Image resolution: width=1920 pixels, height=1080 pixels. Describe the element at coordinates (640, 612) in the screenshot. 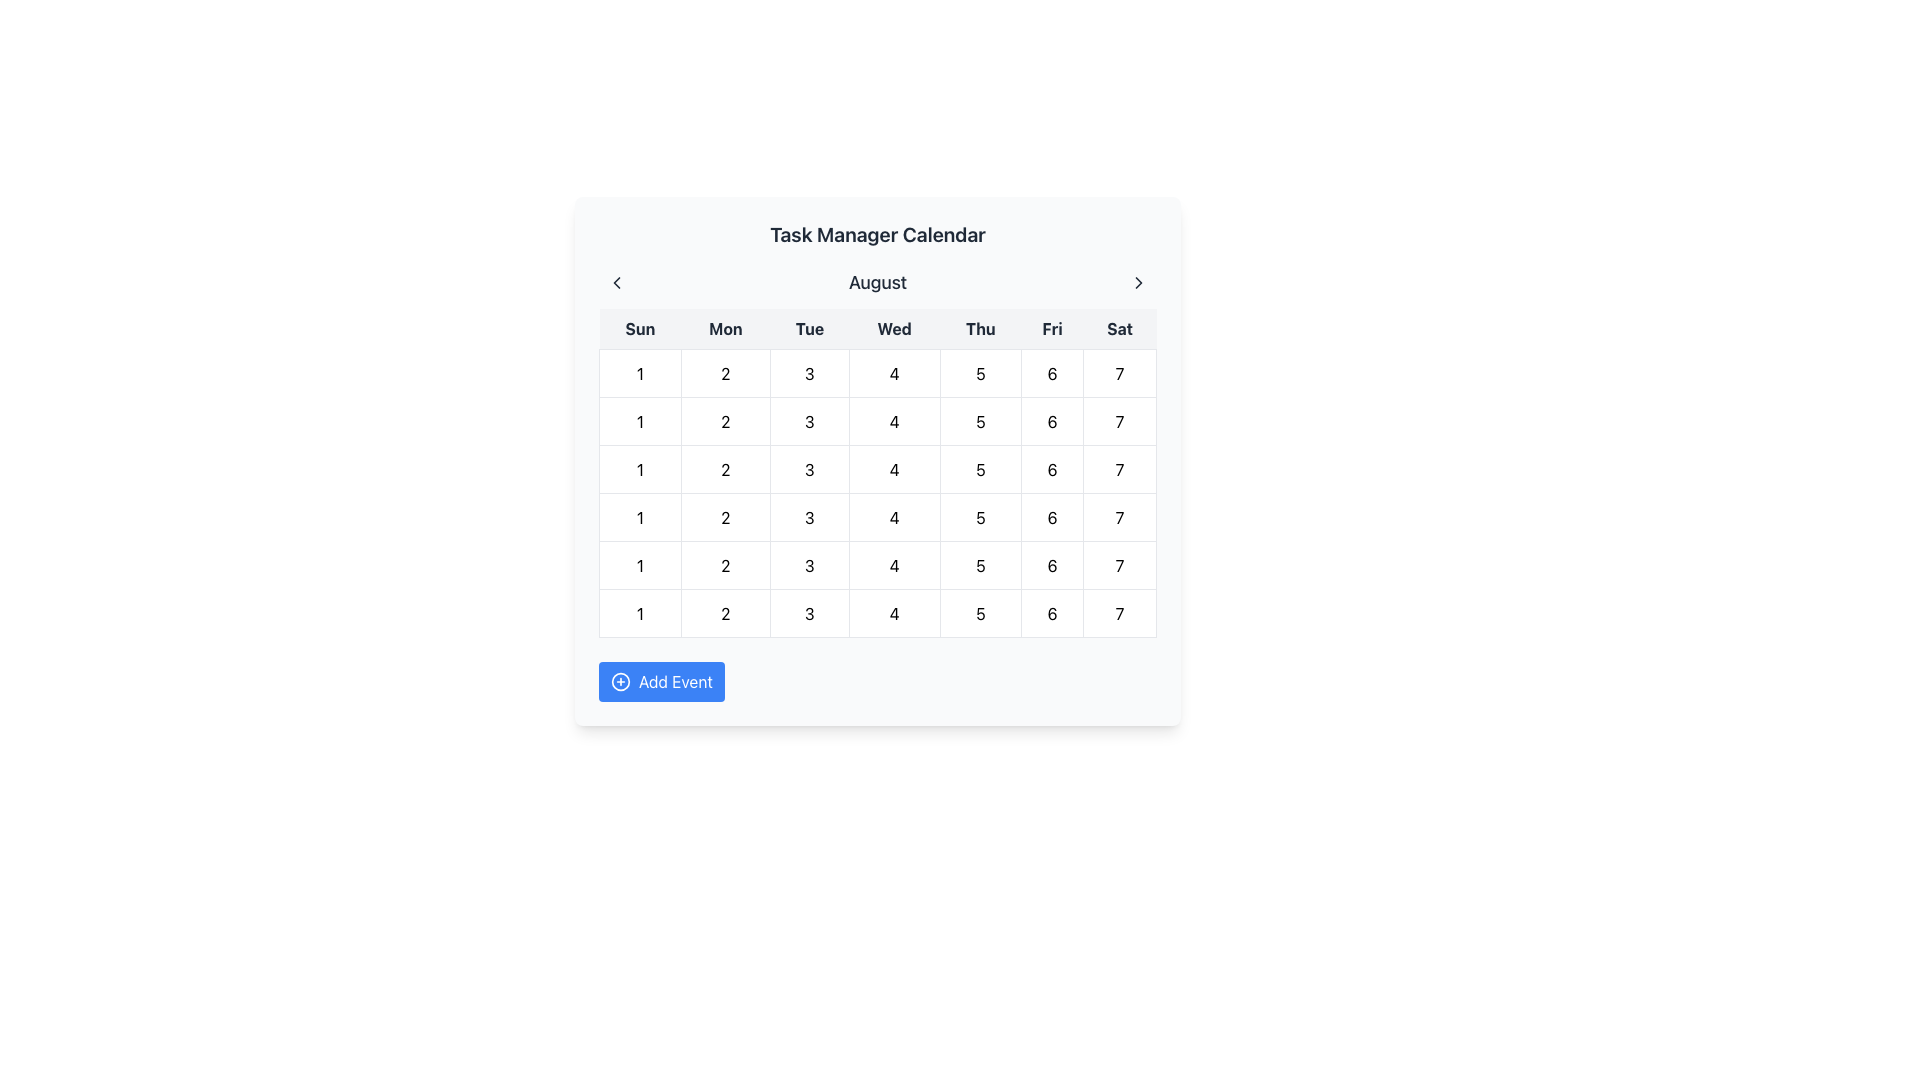

I see `the numerical value '1' located in the first column under the 'Sun' header of the calendar grid, which is in the sixth visible row` at that location.